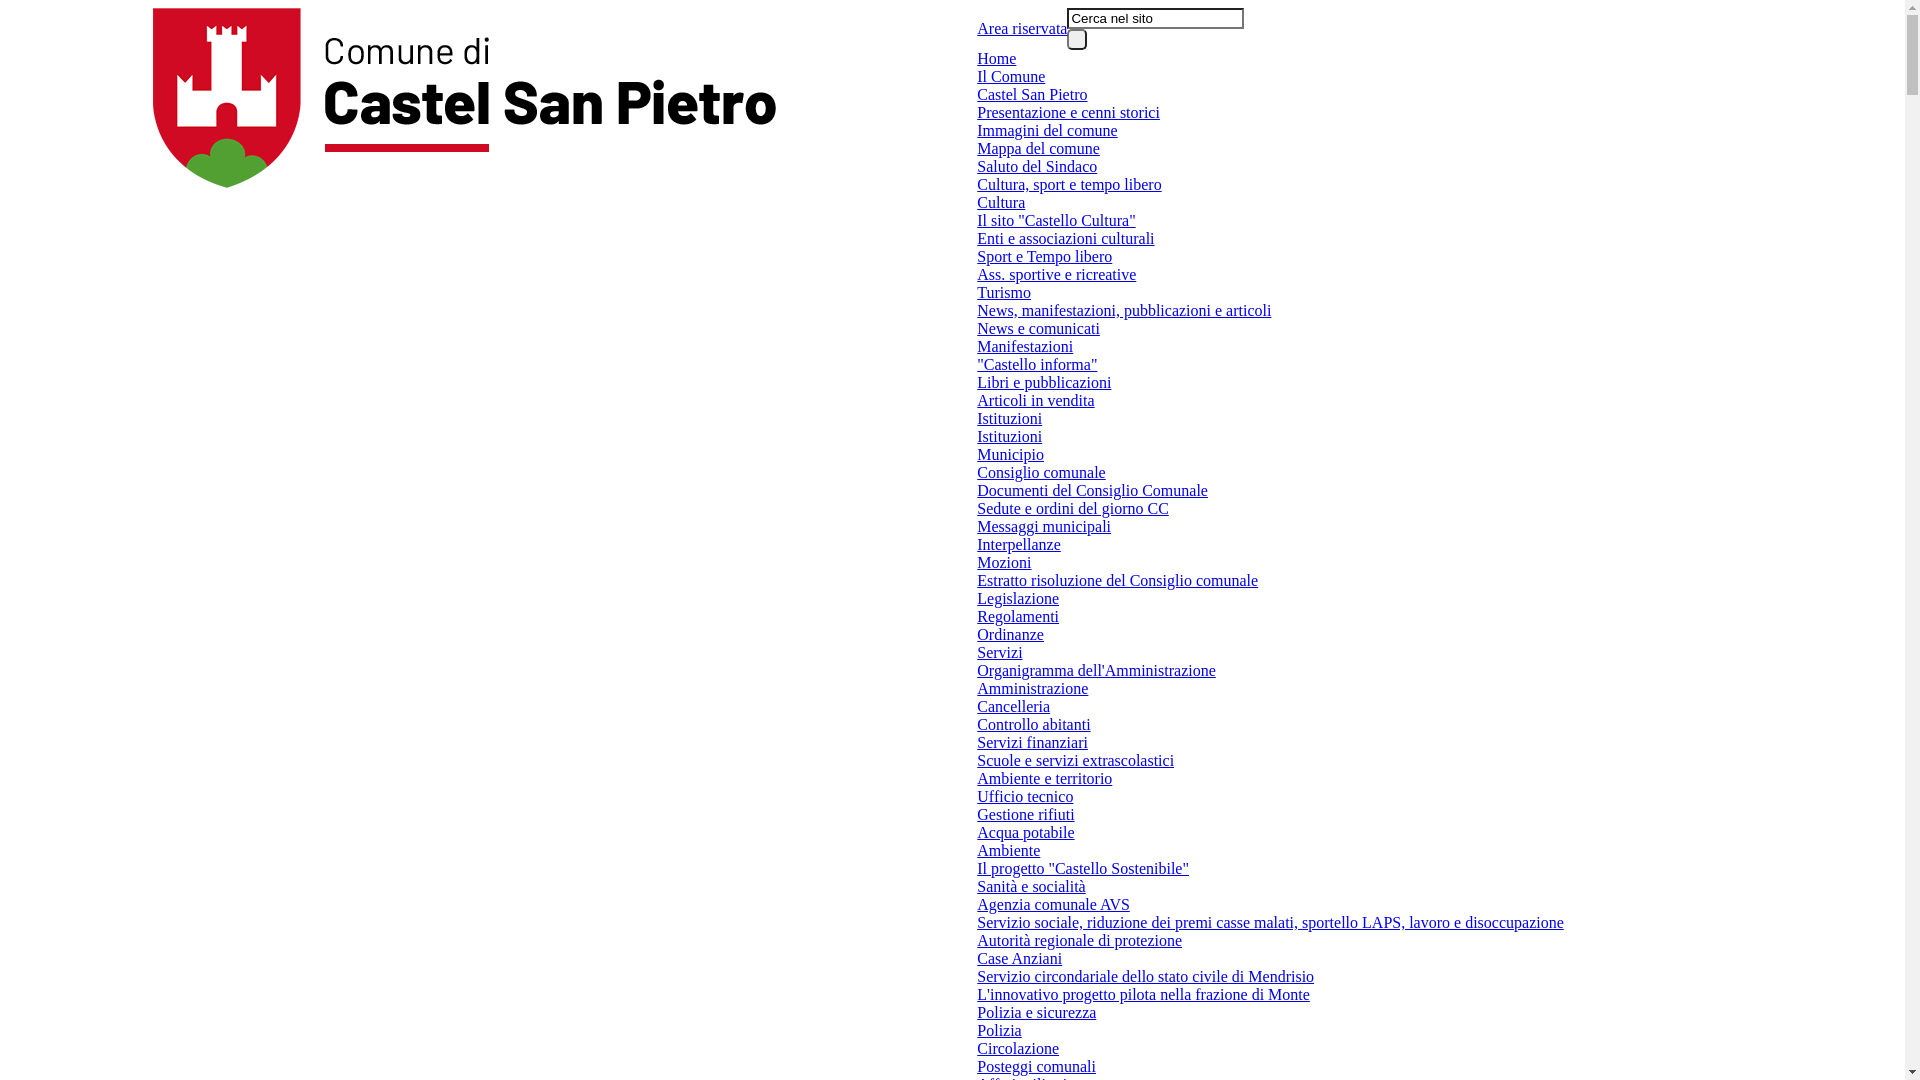  Describe the element at coordinates (977, 29) in the screenshot. I see `'Area riservata'` at that location.